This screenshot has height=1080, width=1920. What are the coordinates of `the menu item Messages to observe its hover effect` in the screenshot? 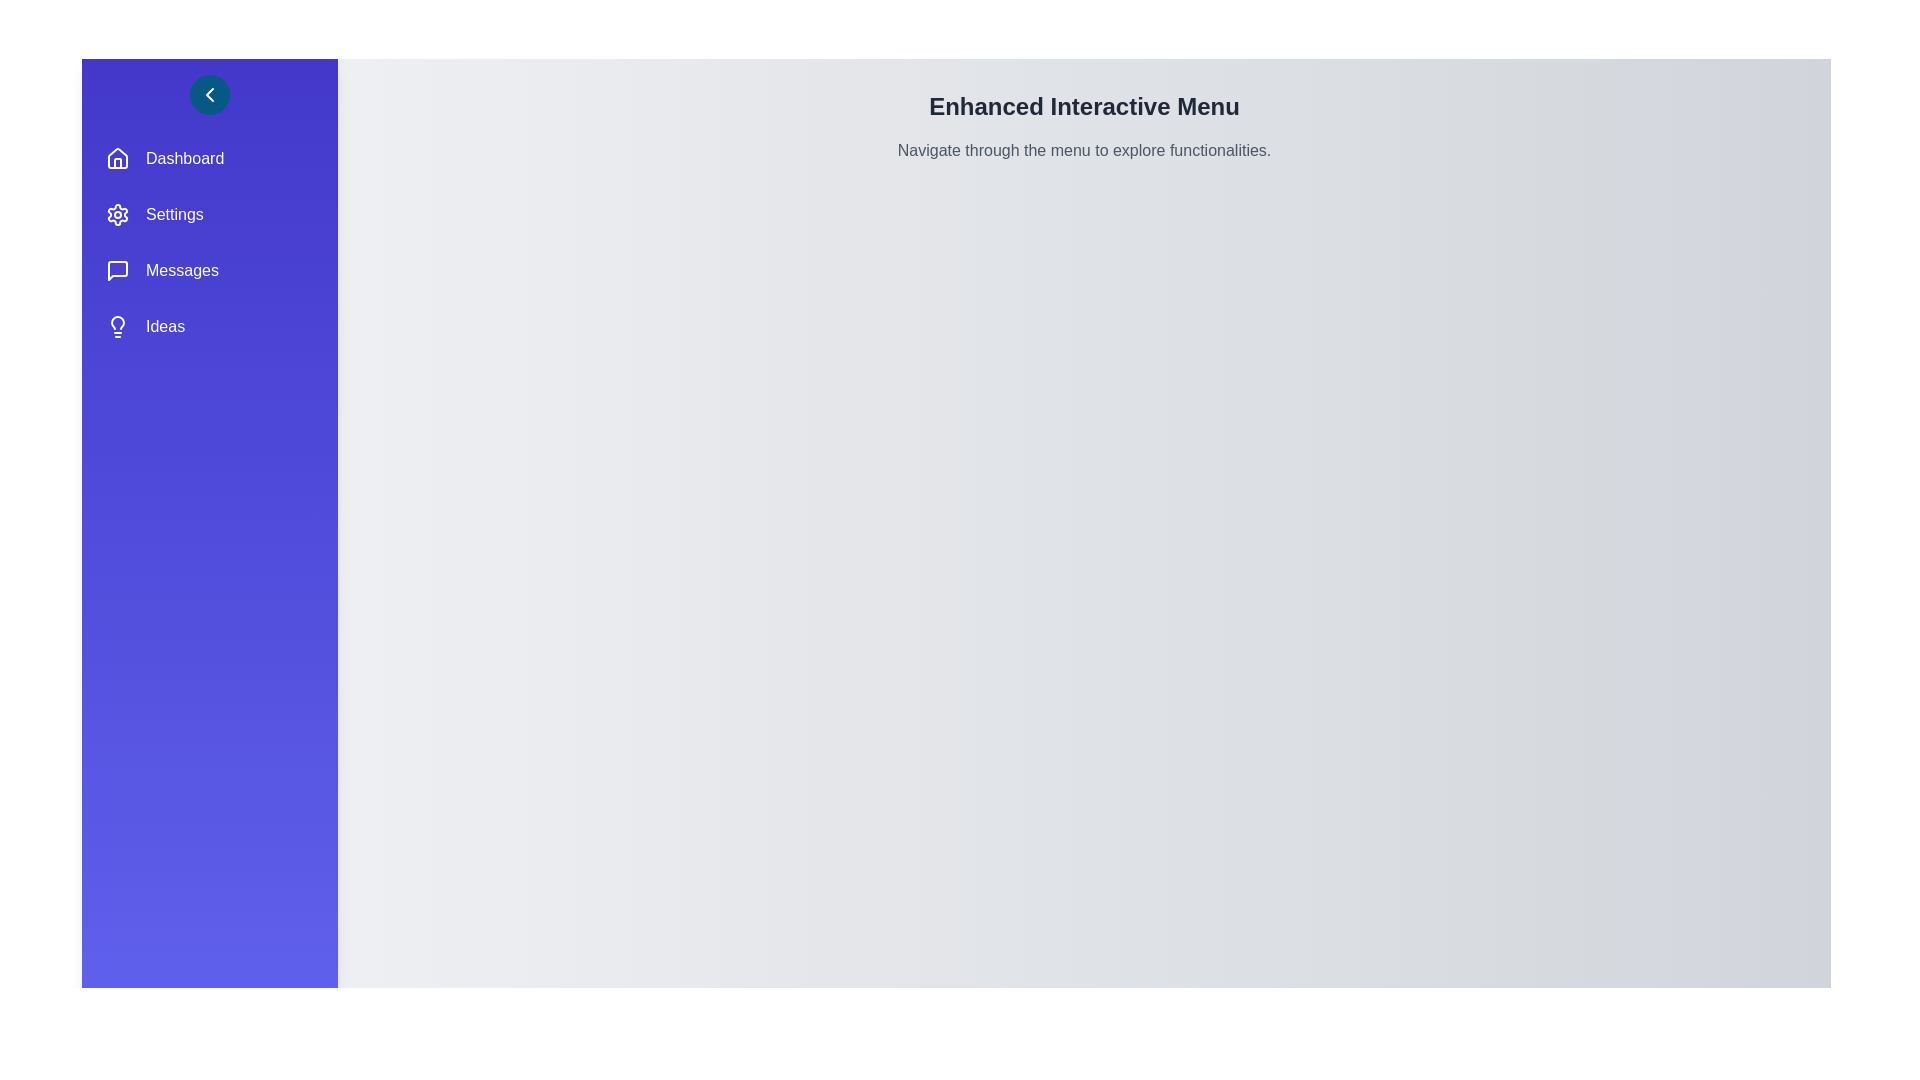 It's located at (210, 270).